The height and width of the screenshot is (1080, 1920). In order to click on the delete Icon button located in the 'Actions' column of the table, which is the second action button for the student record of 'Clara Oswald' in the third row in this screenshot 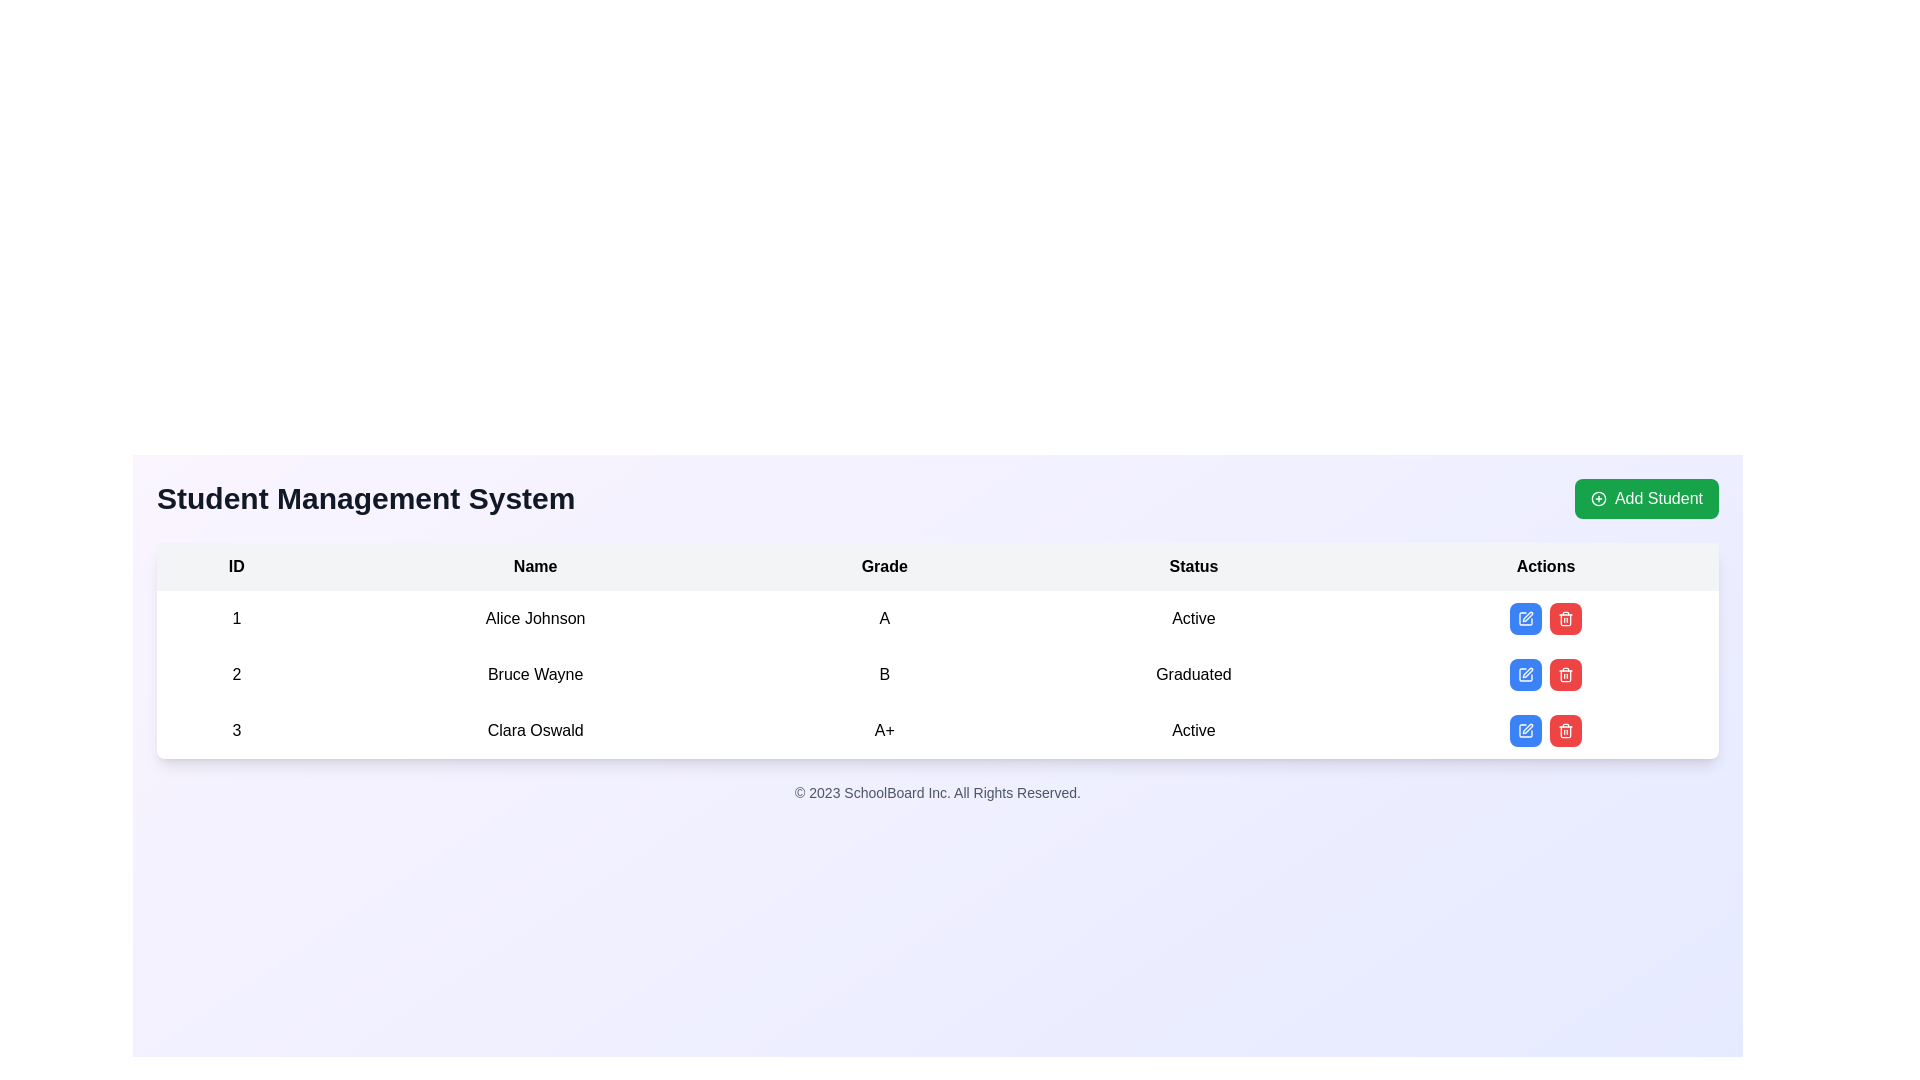, I will do `click(1564, 731)`.